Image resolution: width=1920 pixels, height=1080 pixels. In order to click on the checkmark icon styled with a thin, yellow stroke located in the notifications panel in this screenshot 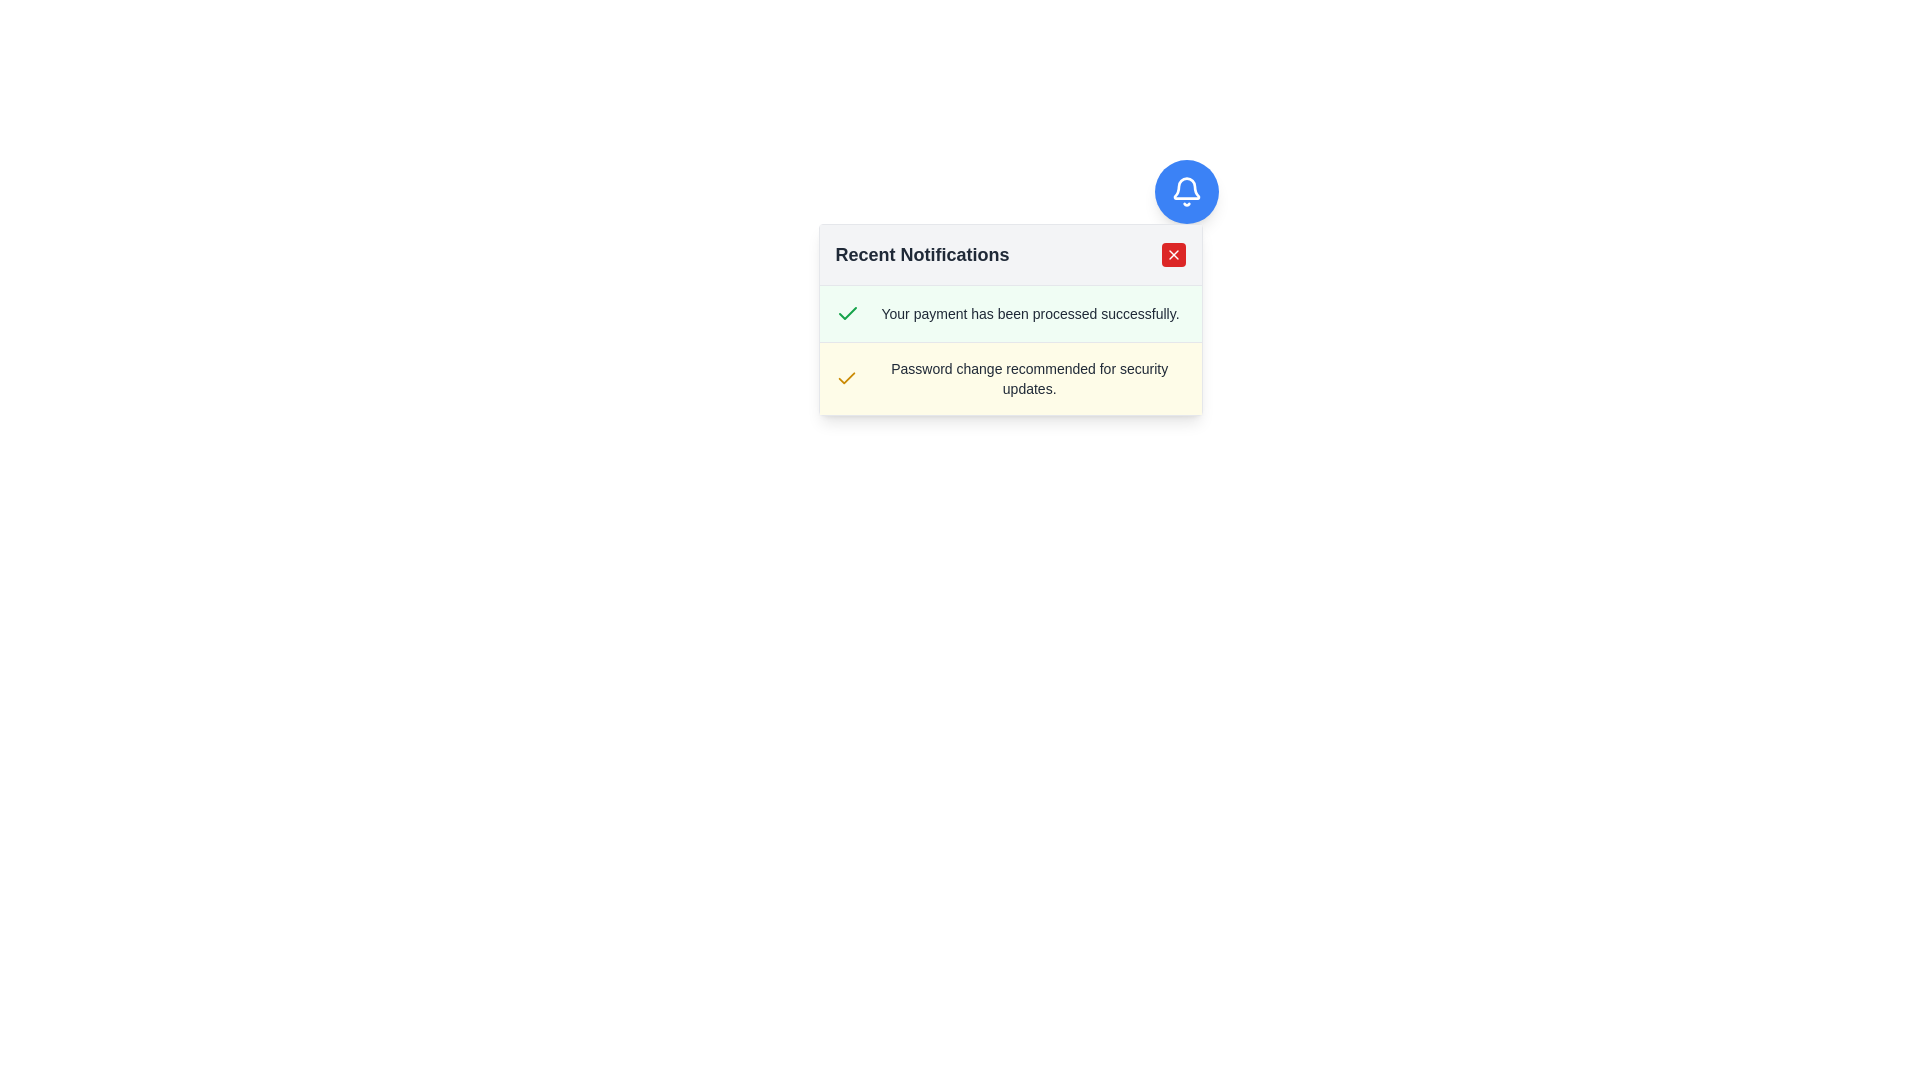, I will do `click(846, 378)`.